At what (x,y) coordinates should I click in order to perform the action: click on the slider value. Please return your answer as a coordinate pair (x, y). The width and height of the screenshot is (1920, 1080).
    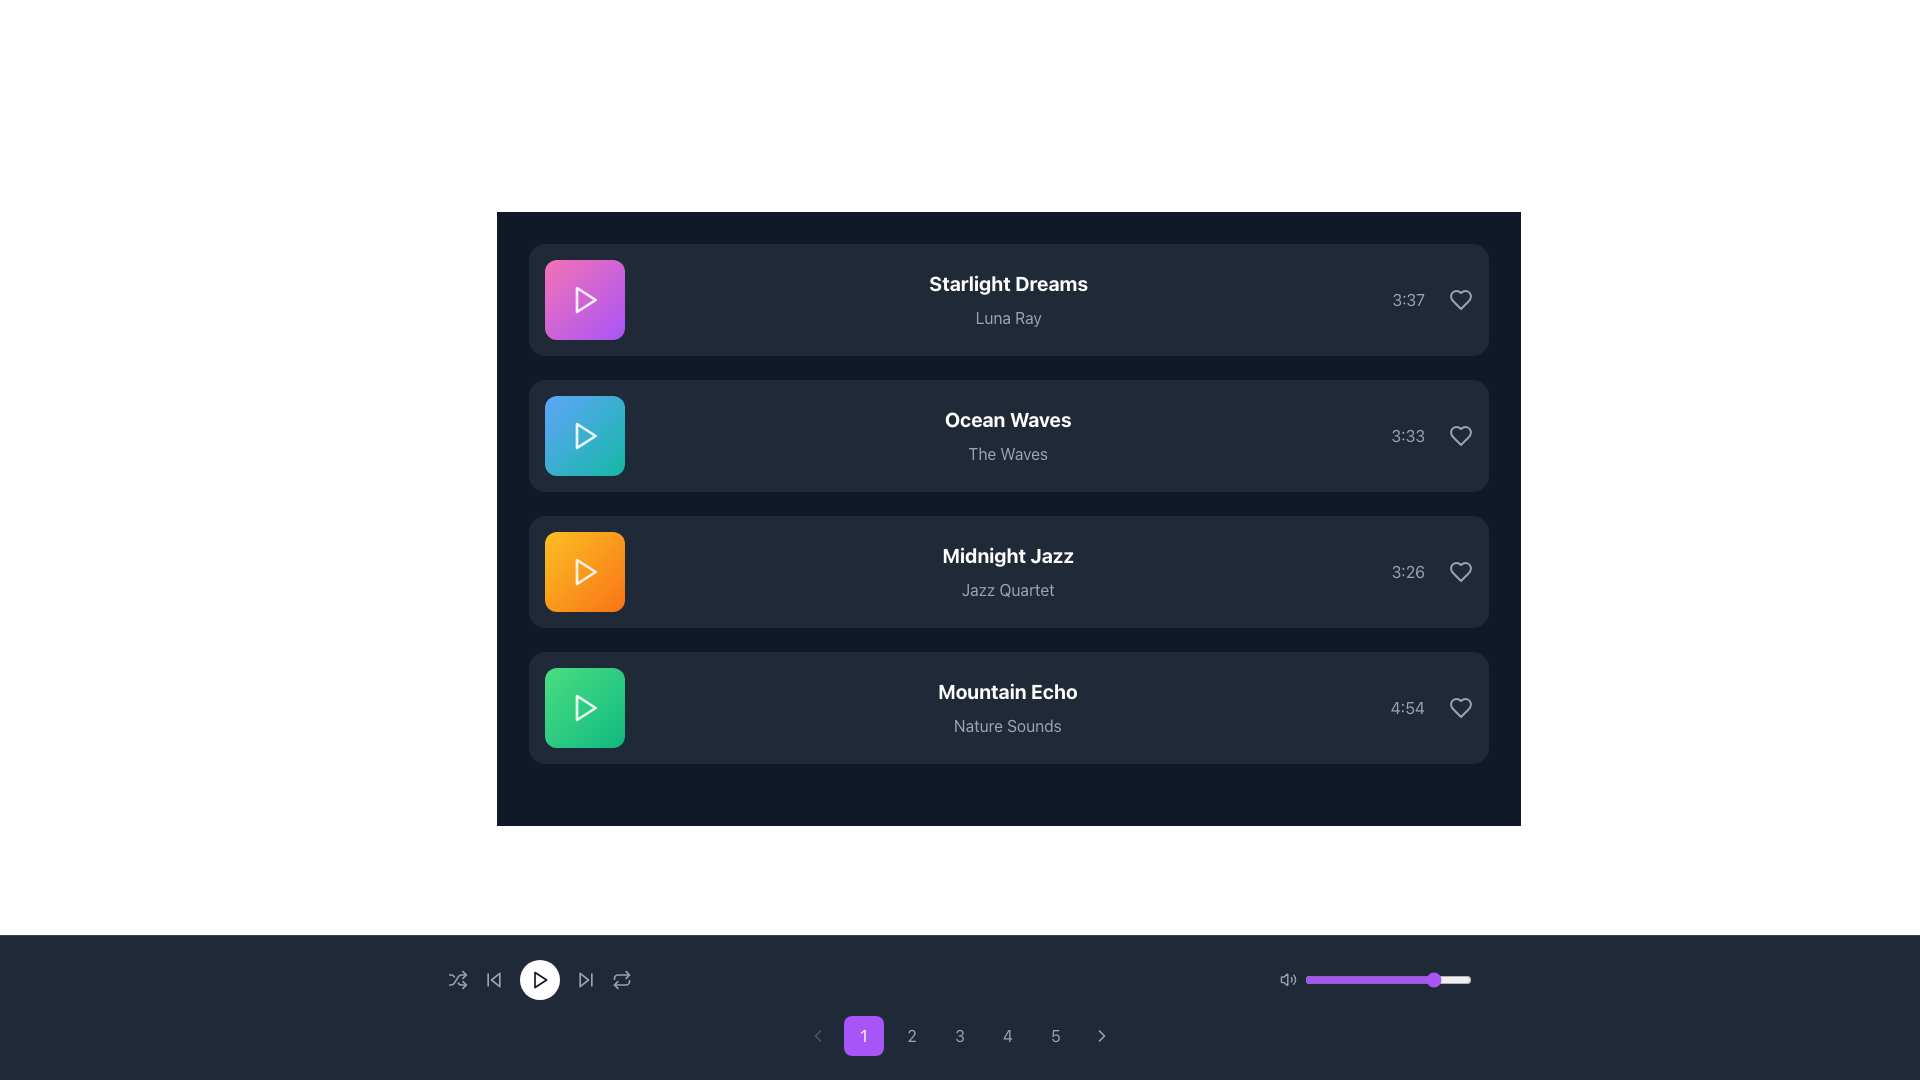
    Looking at the image, I should click on (1432, 978).